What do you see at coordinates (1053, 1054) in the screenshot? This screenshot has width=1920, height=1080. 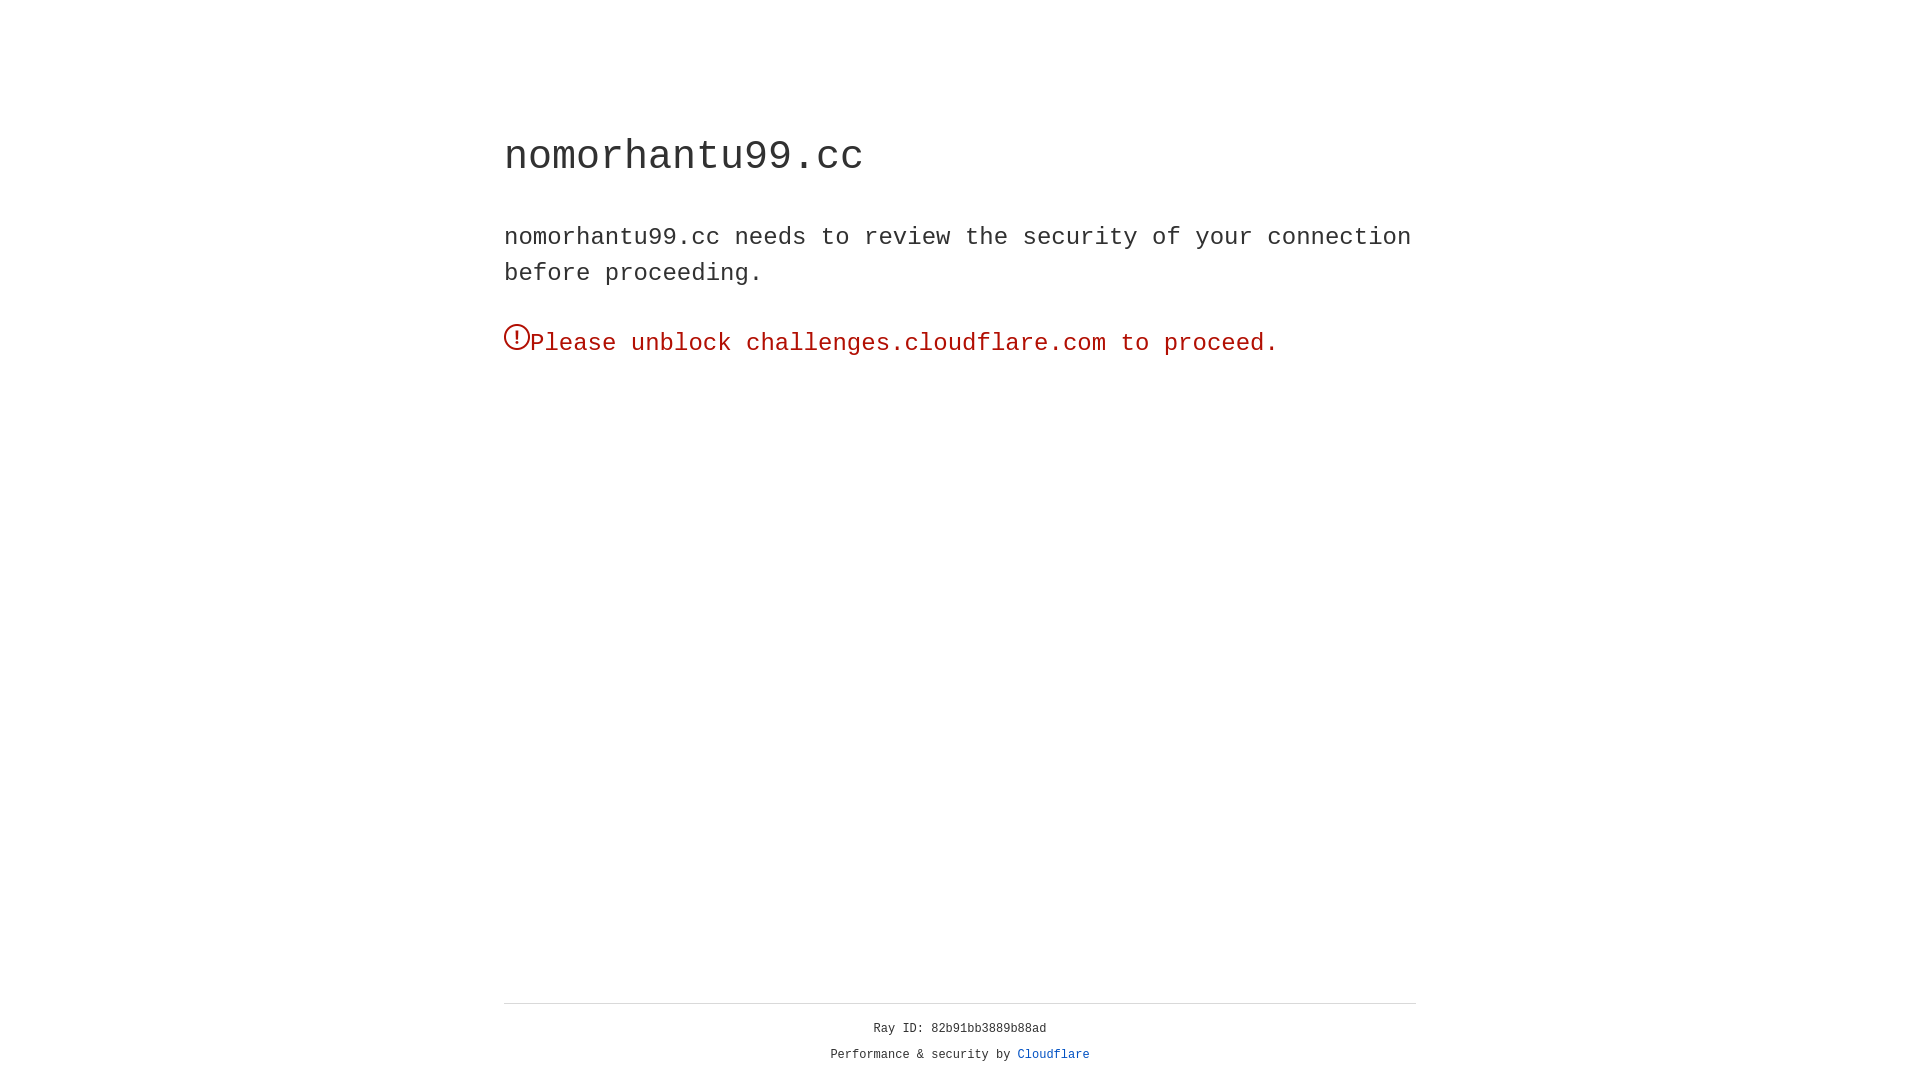 I see `'Cloudflare'` at bounding box center [1053, 1054].